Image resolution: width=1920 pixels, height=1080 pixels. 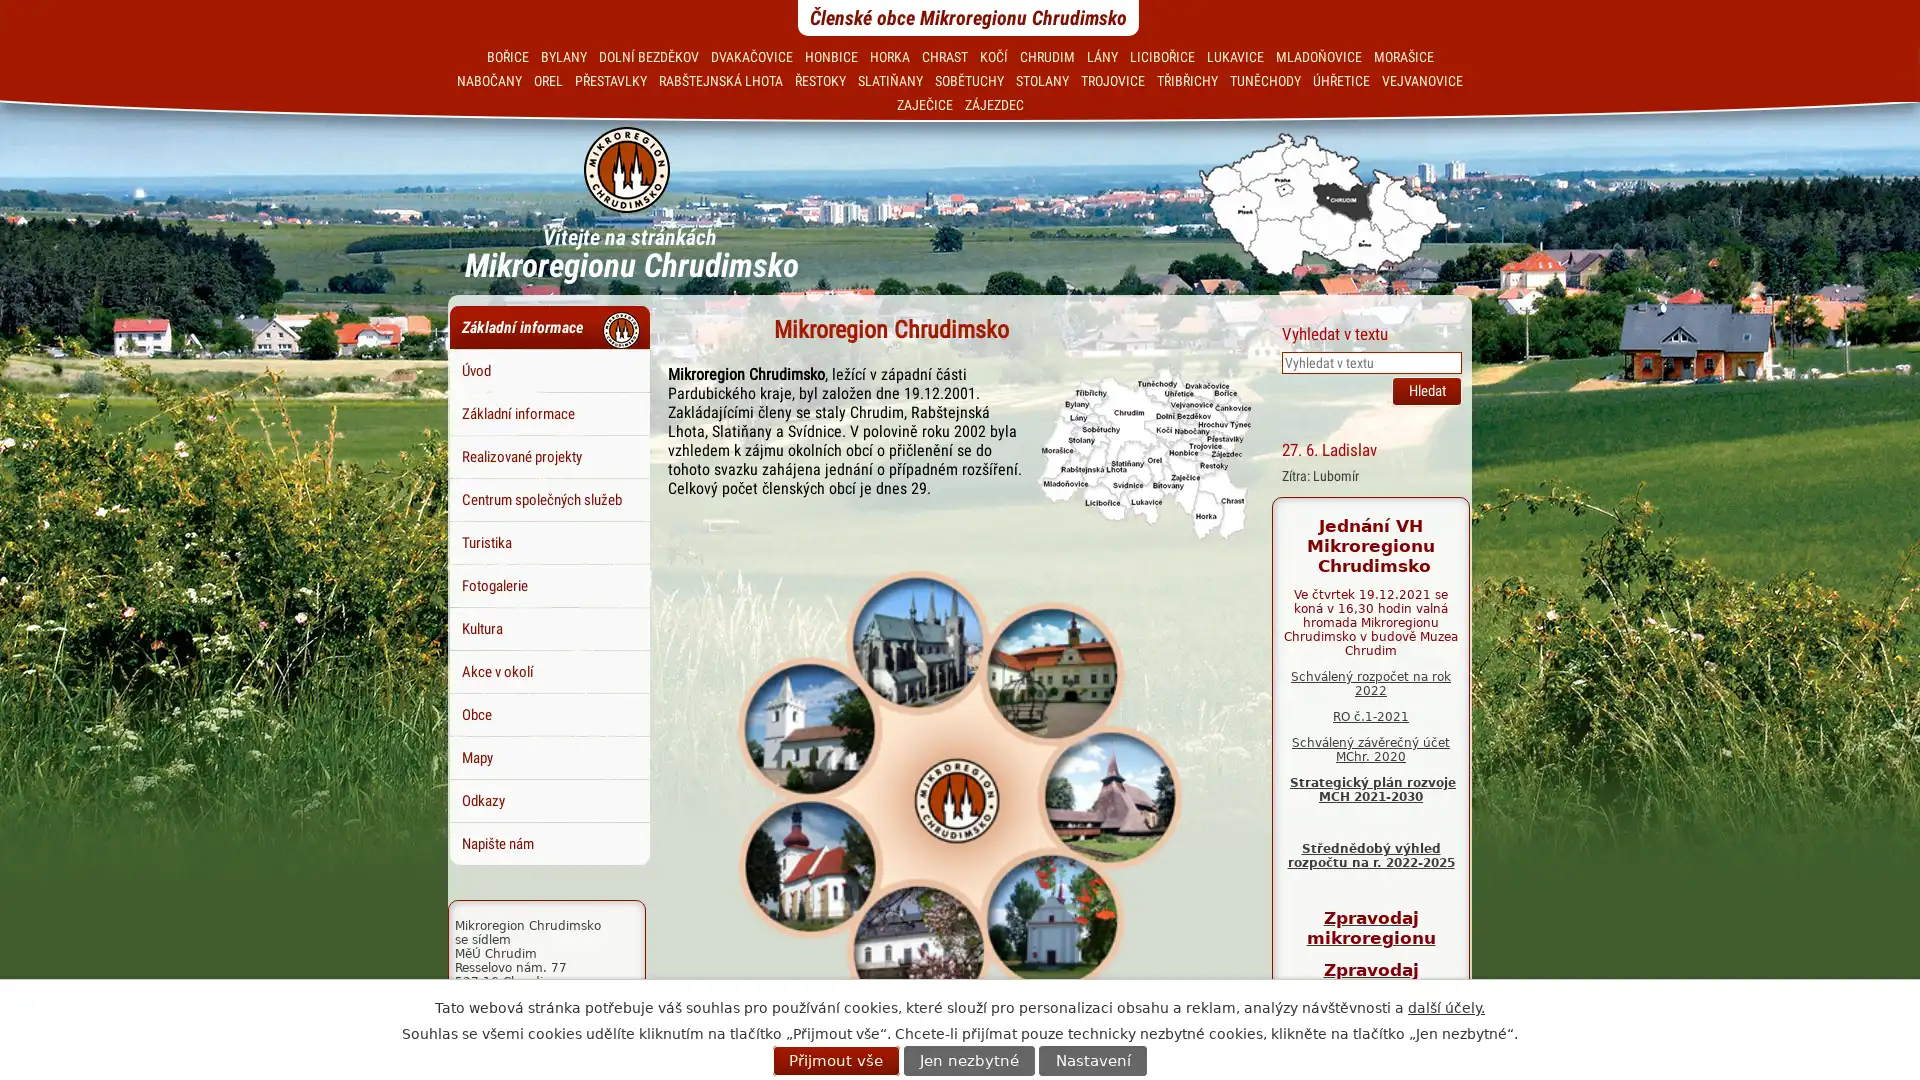 What do you see at coordinates (1425, 390) in the screenshot?
I see `Hledat` at bounding box center [1425, 390].